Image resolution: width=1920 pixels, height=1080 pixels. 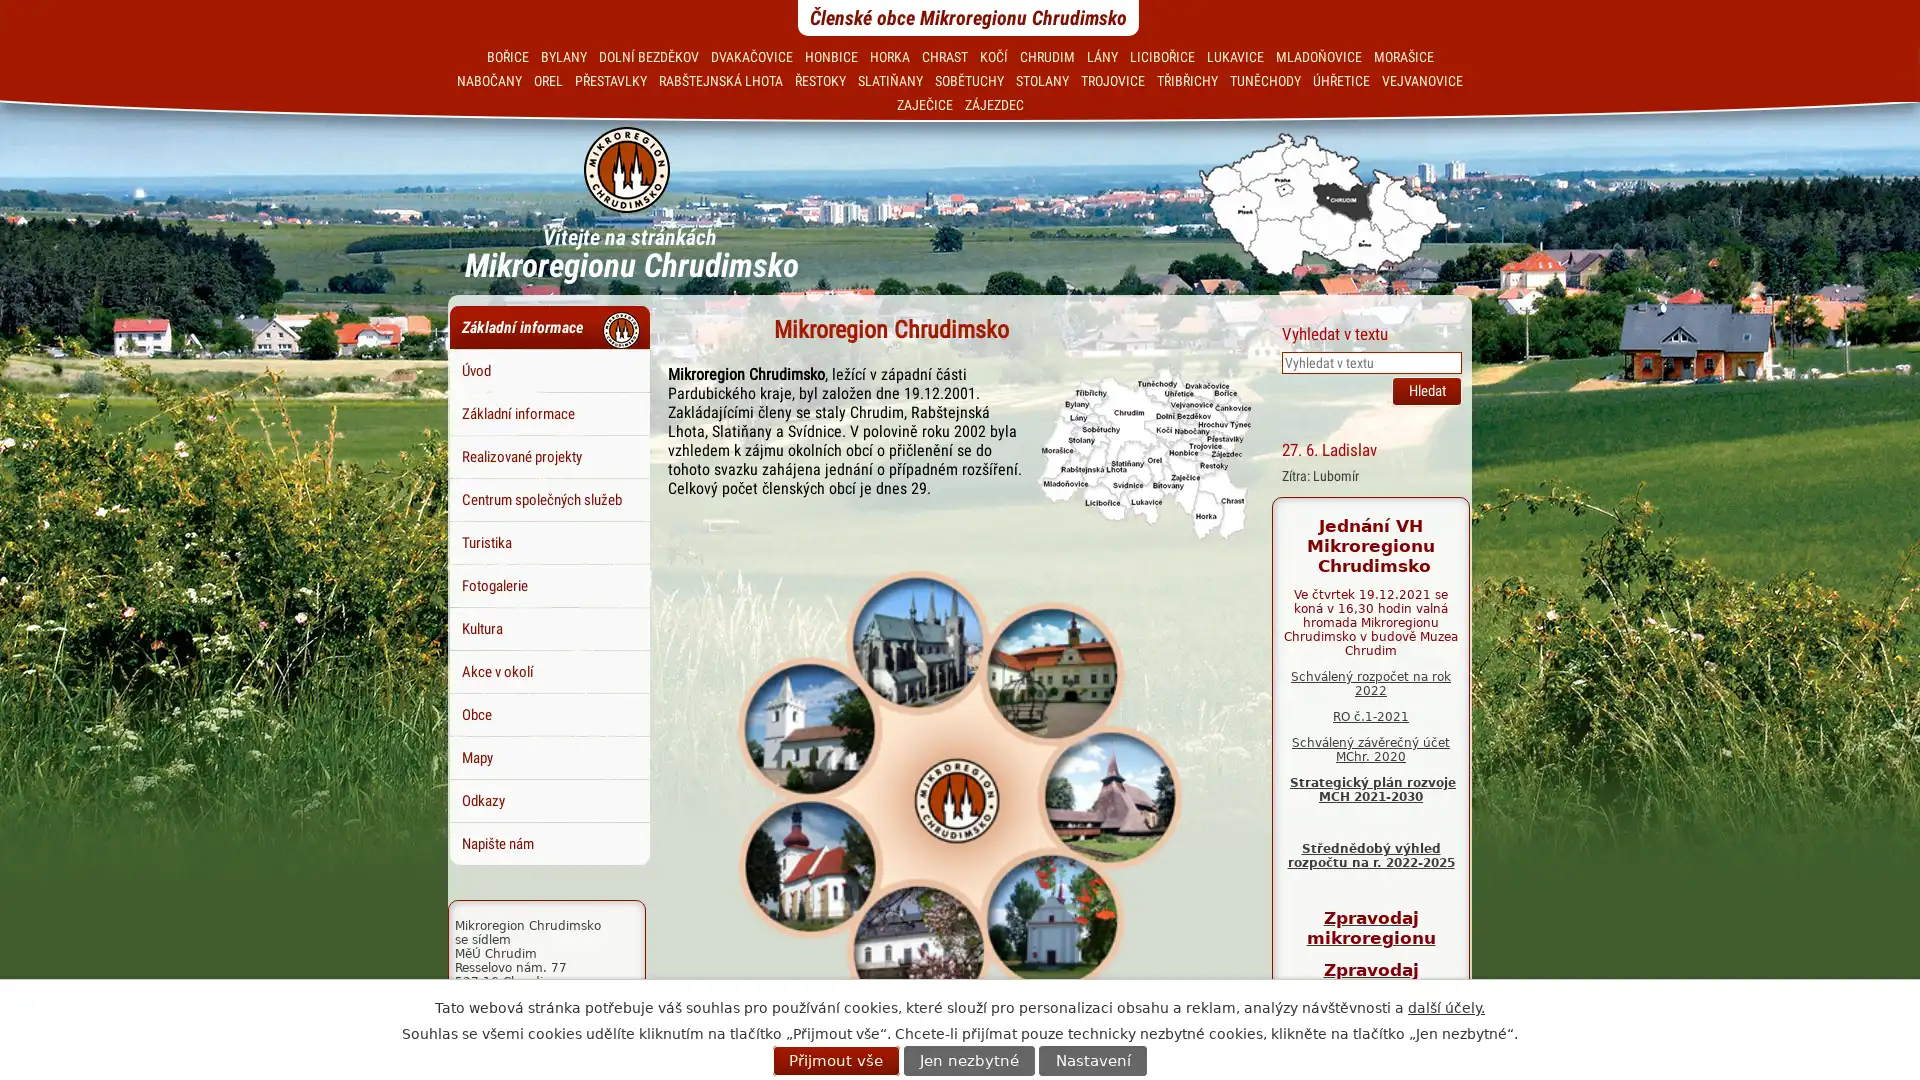 What do you see at coordinates (1425, 390) in the screenshot?
I see `Hledat` at bounding box center [1425, 390].